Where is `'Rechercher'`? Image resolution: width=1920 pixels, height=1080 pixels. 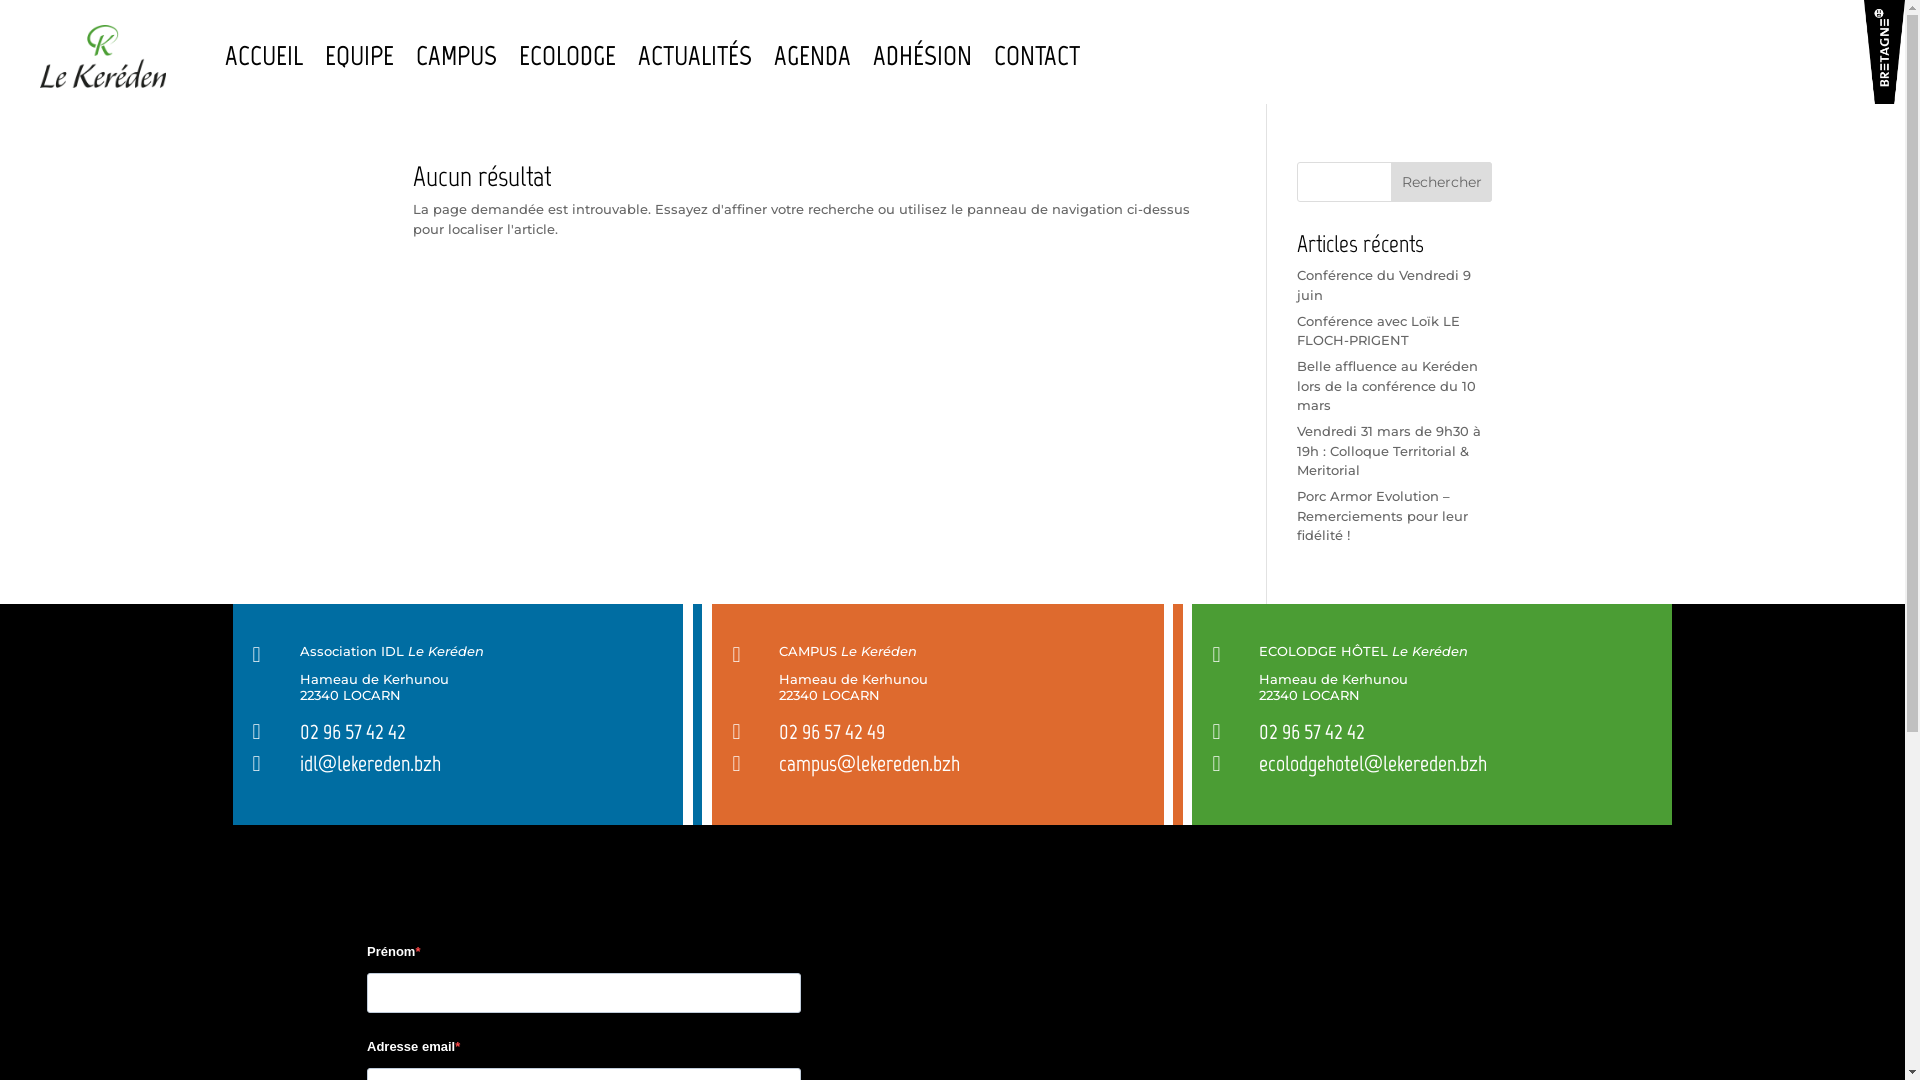 'Rechercher' is located at coordinates (1390, 181).